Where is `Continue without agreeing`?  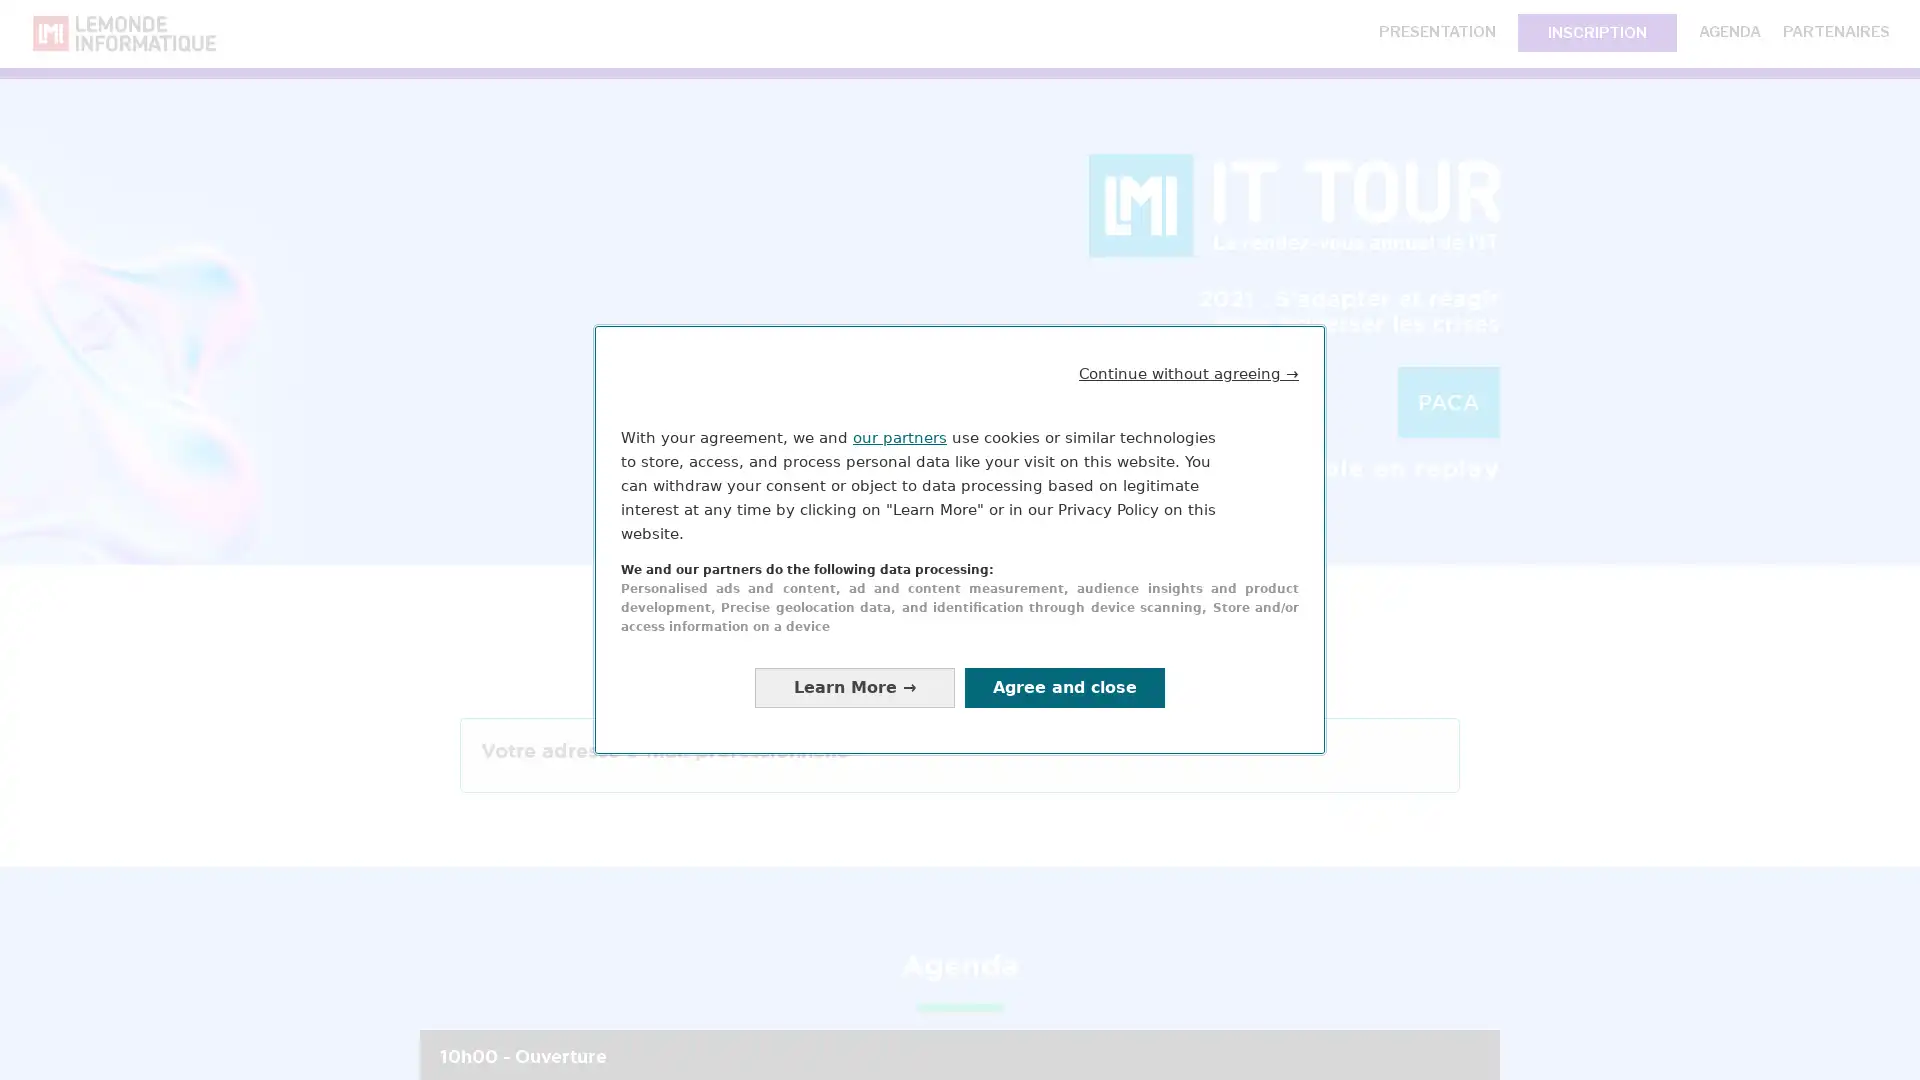
Continue without agreeing is located at coordinates (1189, 373).